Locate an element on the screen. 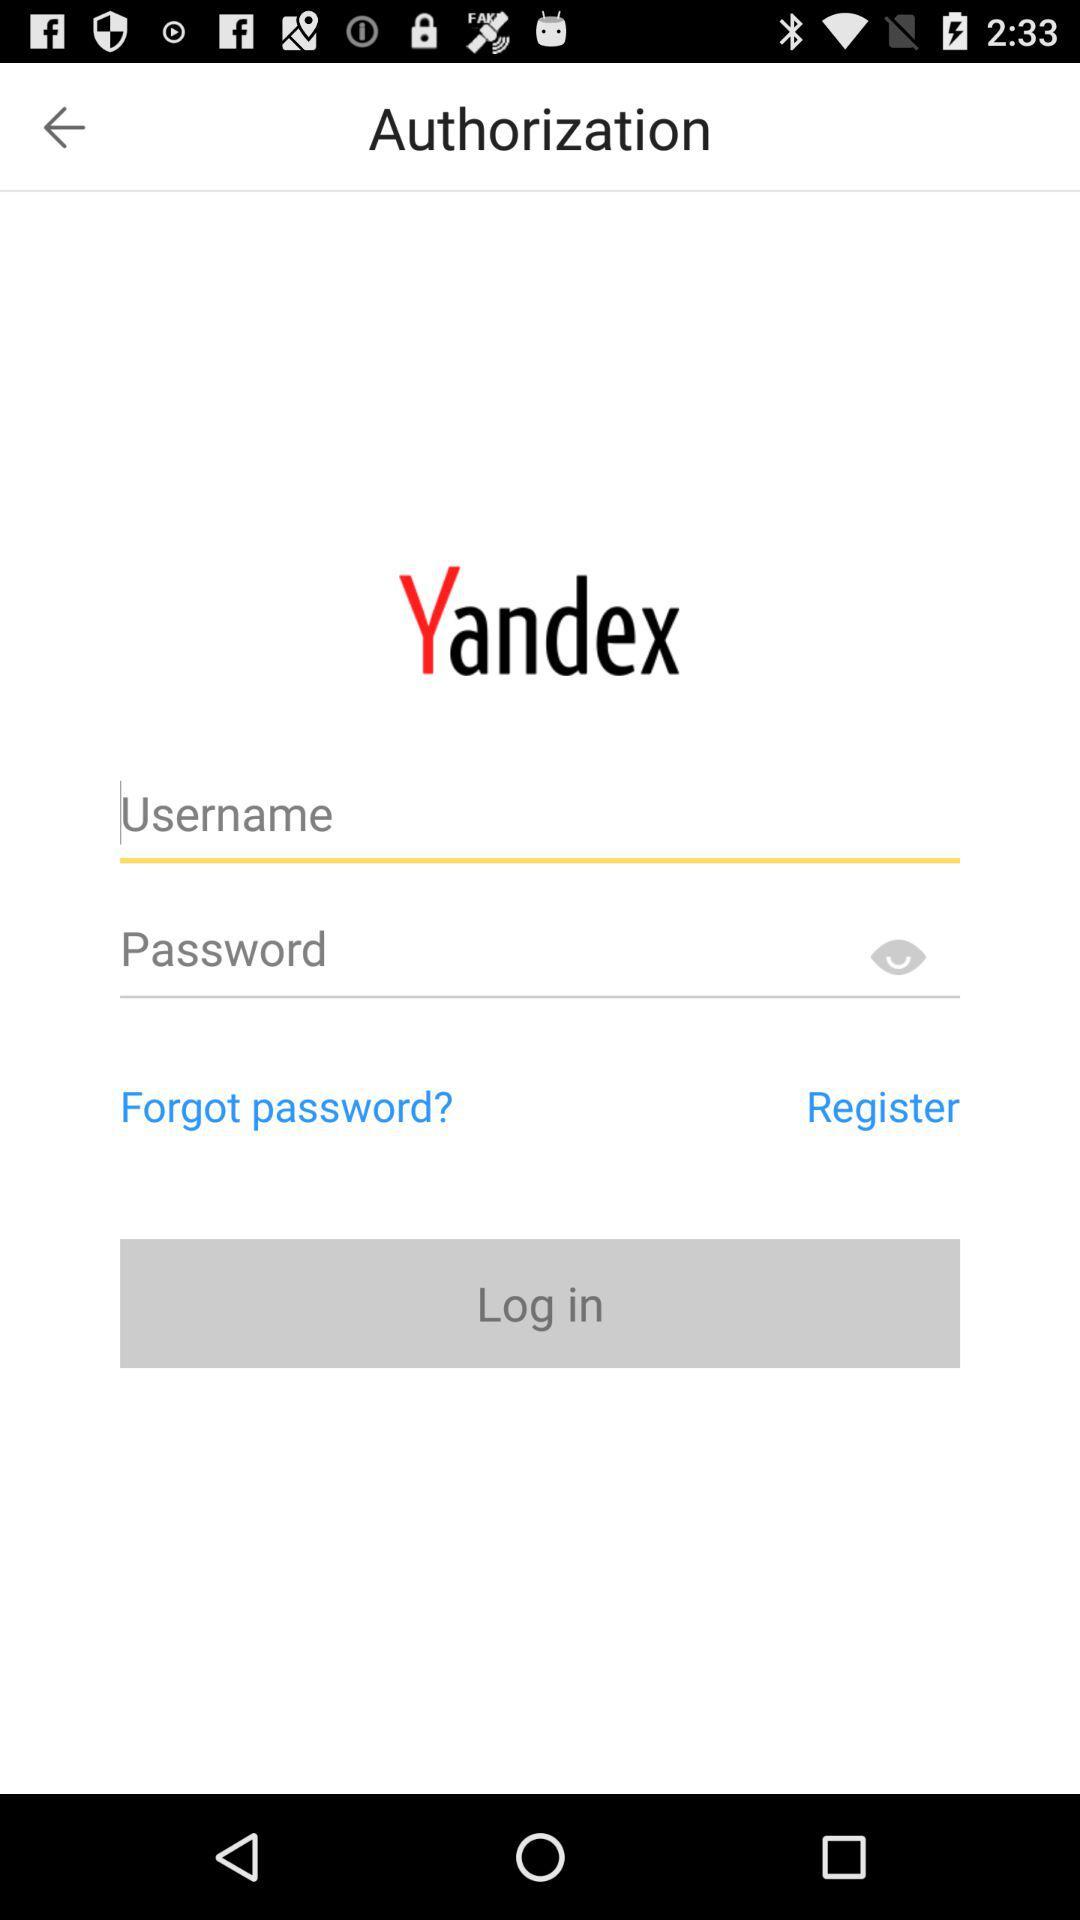  log in at the bottom is located at coordinates (540, 1303).